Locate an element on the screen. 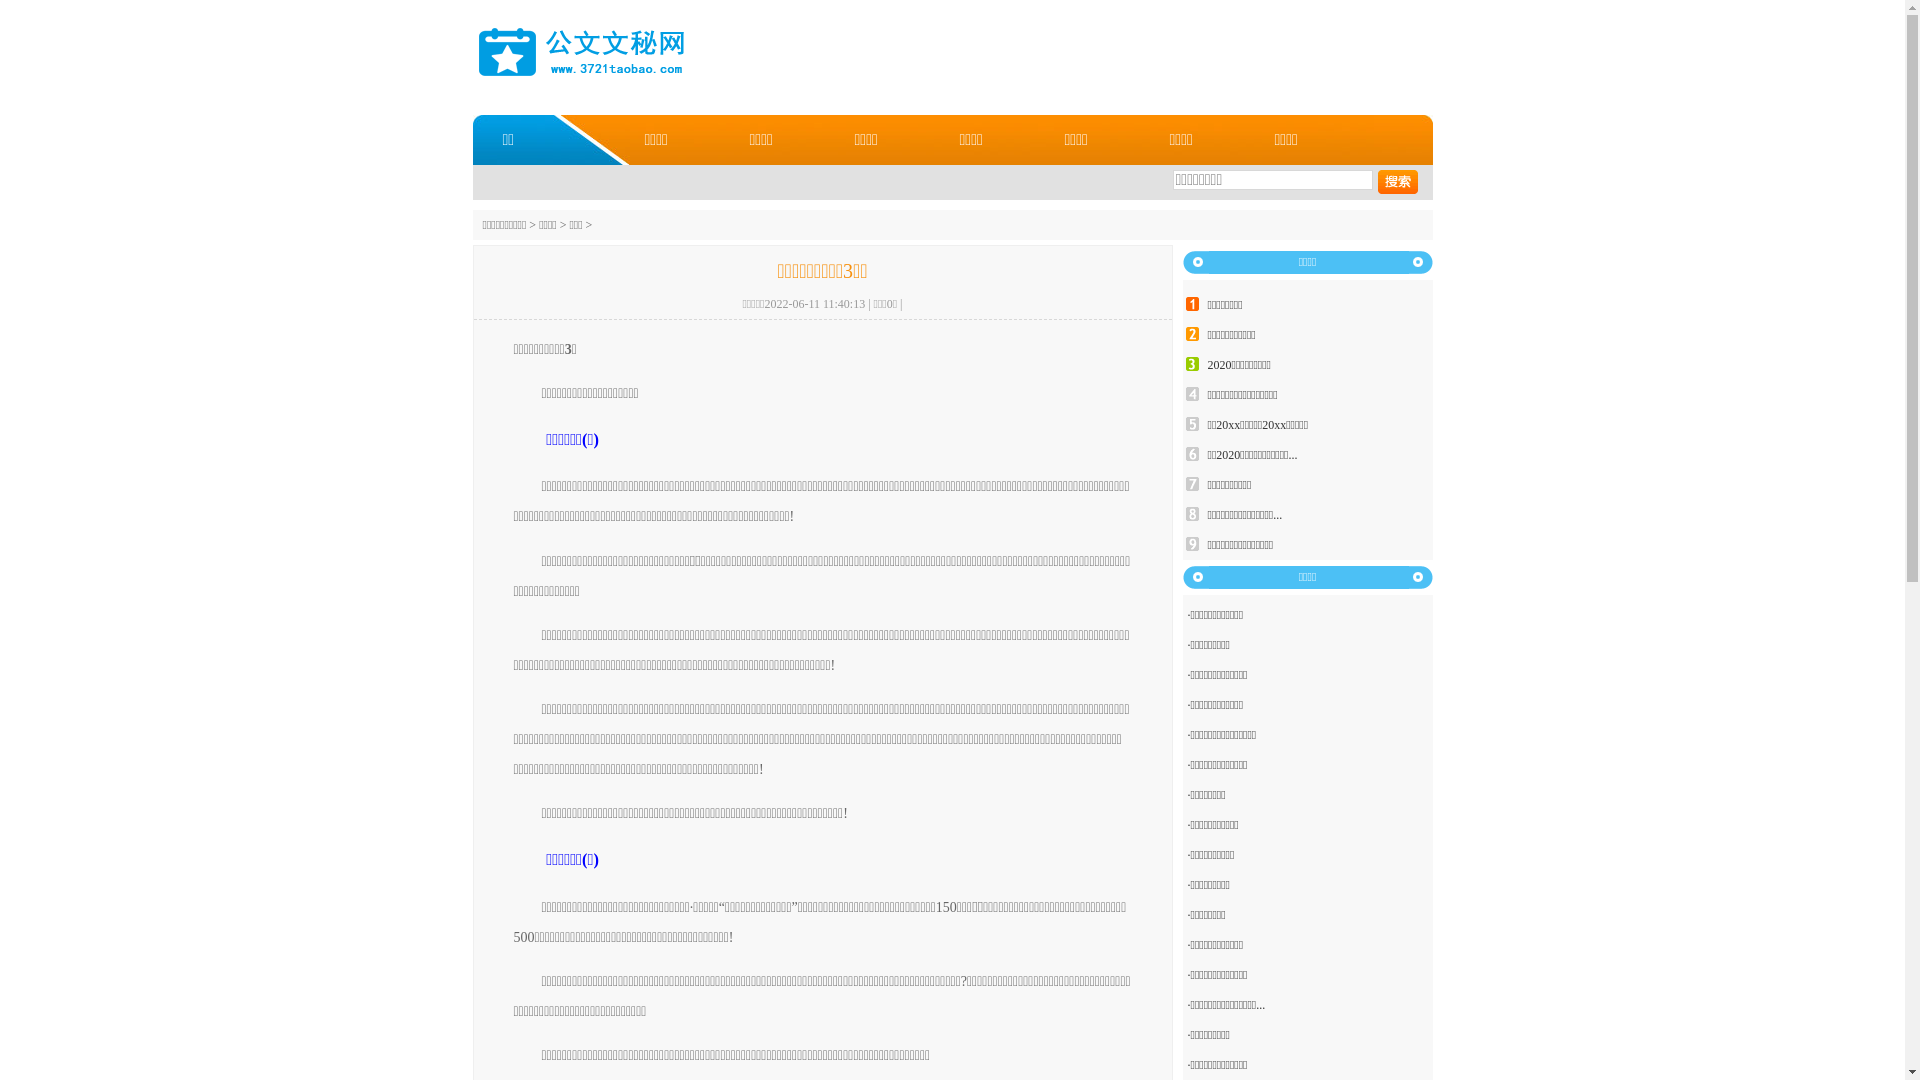 Image resolution: width=1920 pixels, height=1080 pixels. 'search' is located at coordinates (1396, 181).